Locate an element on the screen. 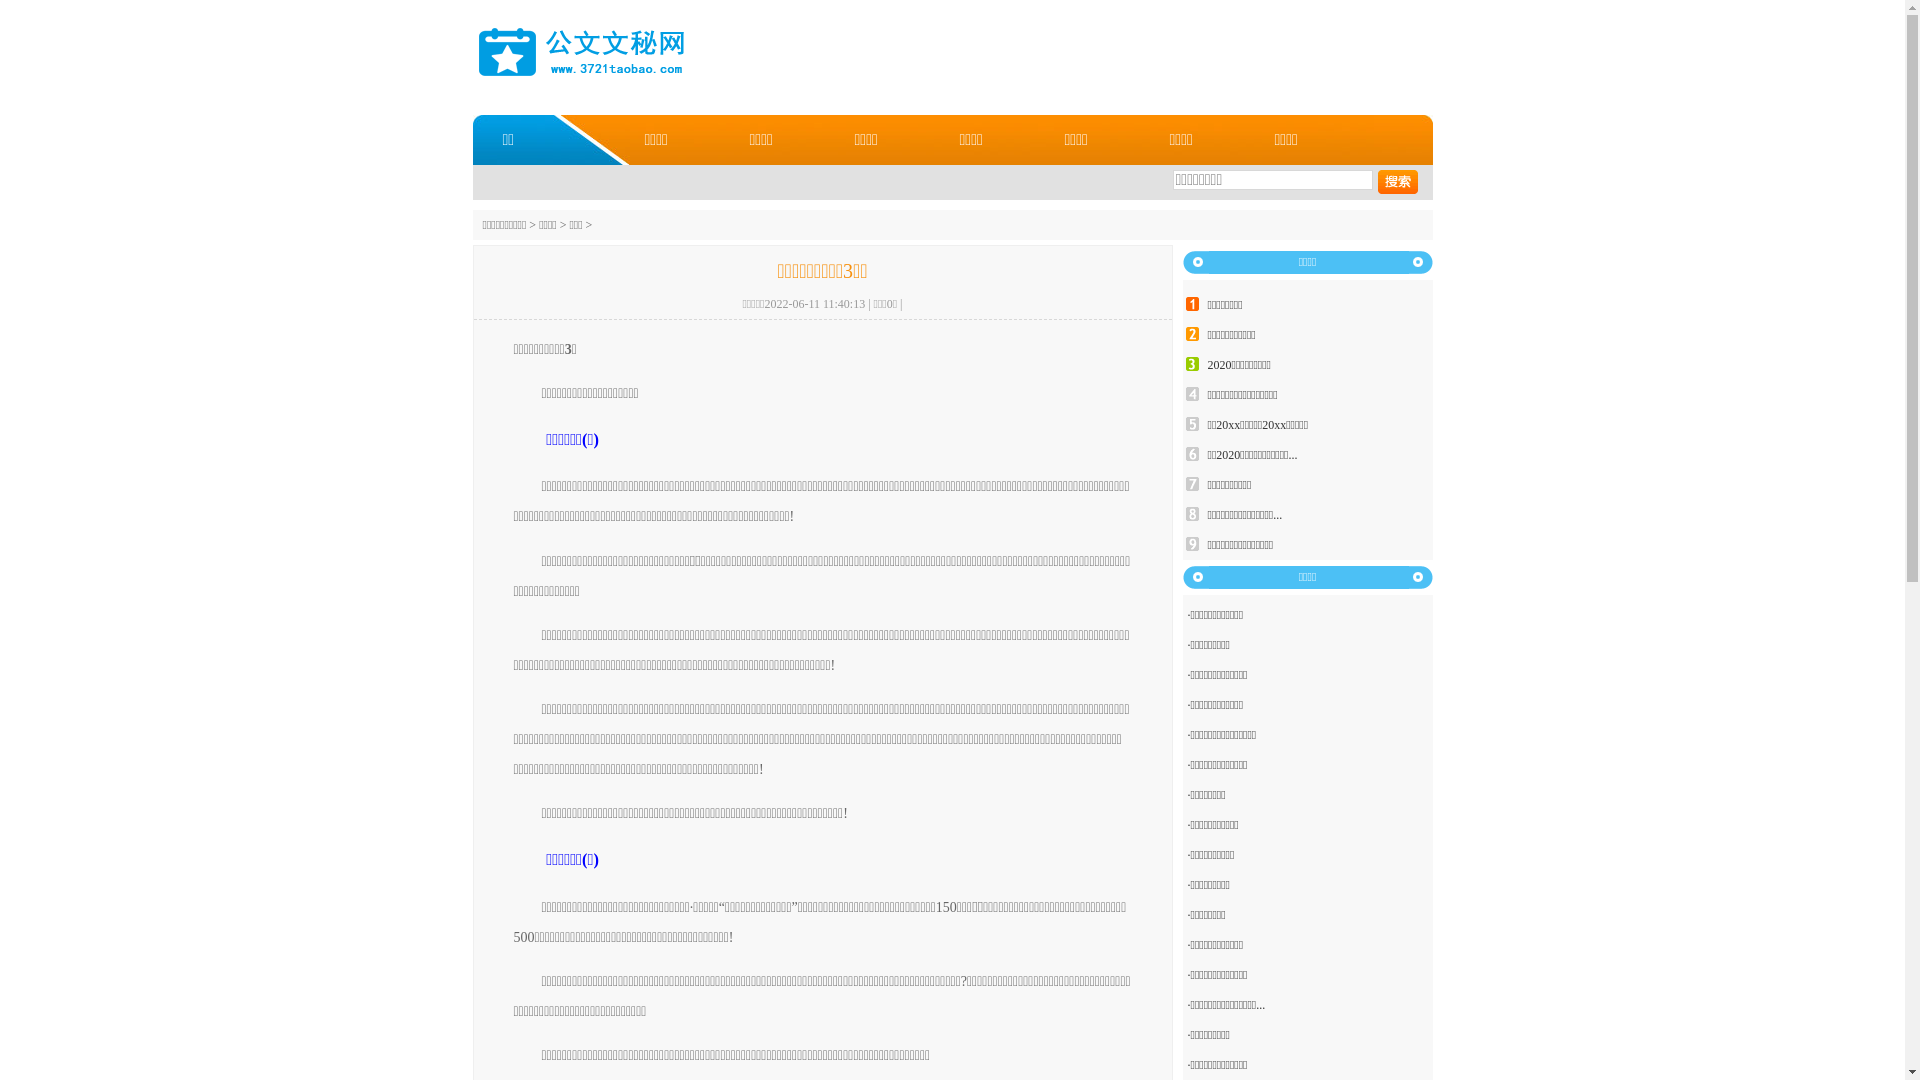 Image resolution: width=1920 pixels, height=1080 pixels. 'search' is located at coordinates (1396, 181).